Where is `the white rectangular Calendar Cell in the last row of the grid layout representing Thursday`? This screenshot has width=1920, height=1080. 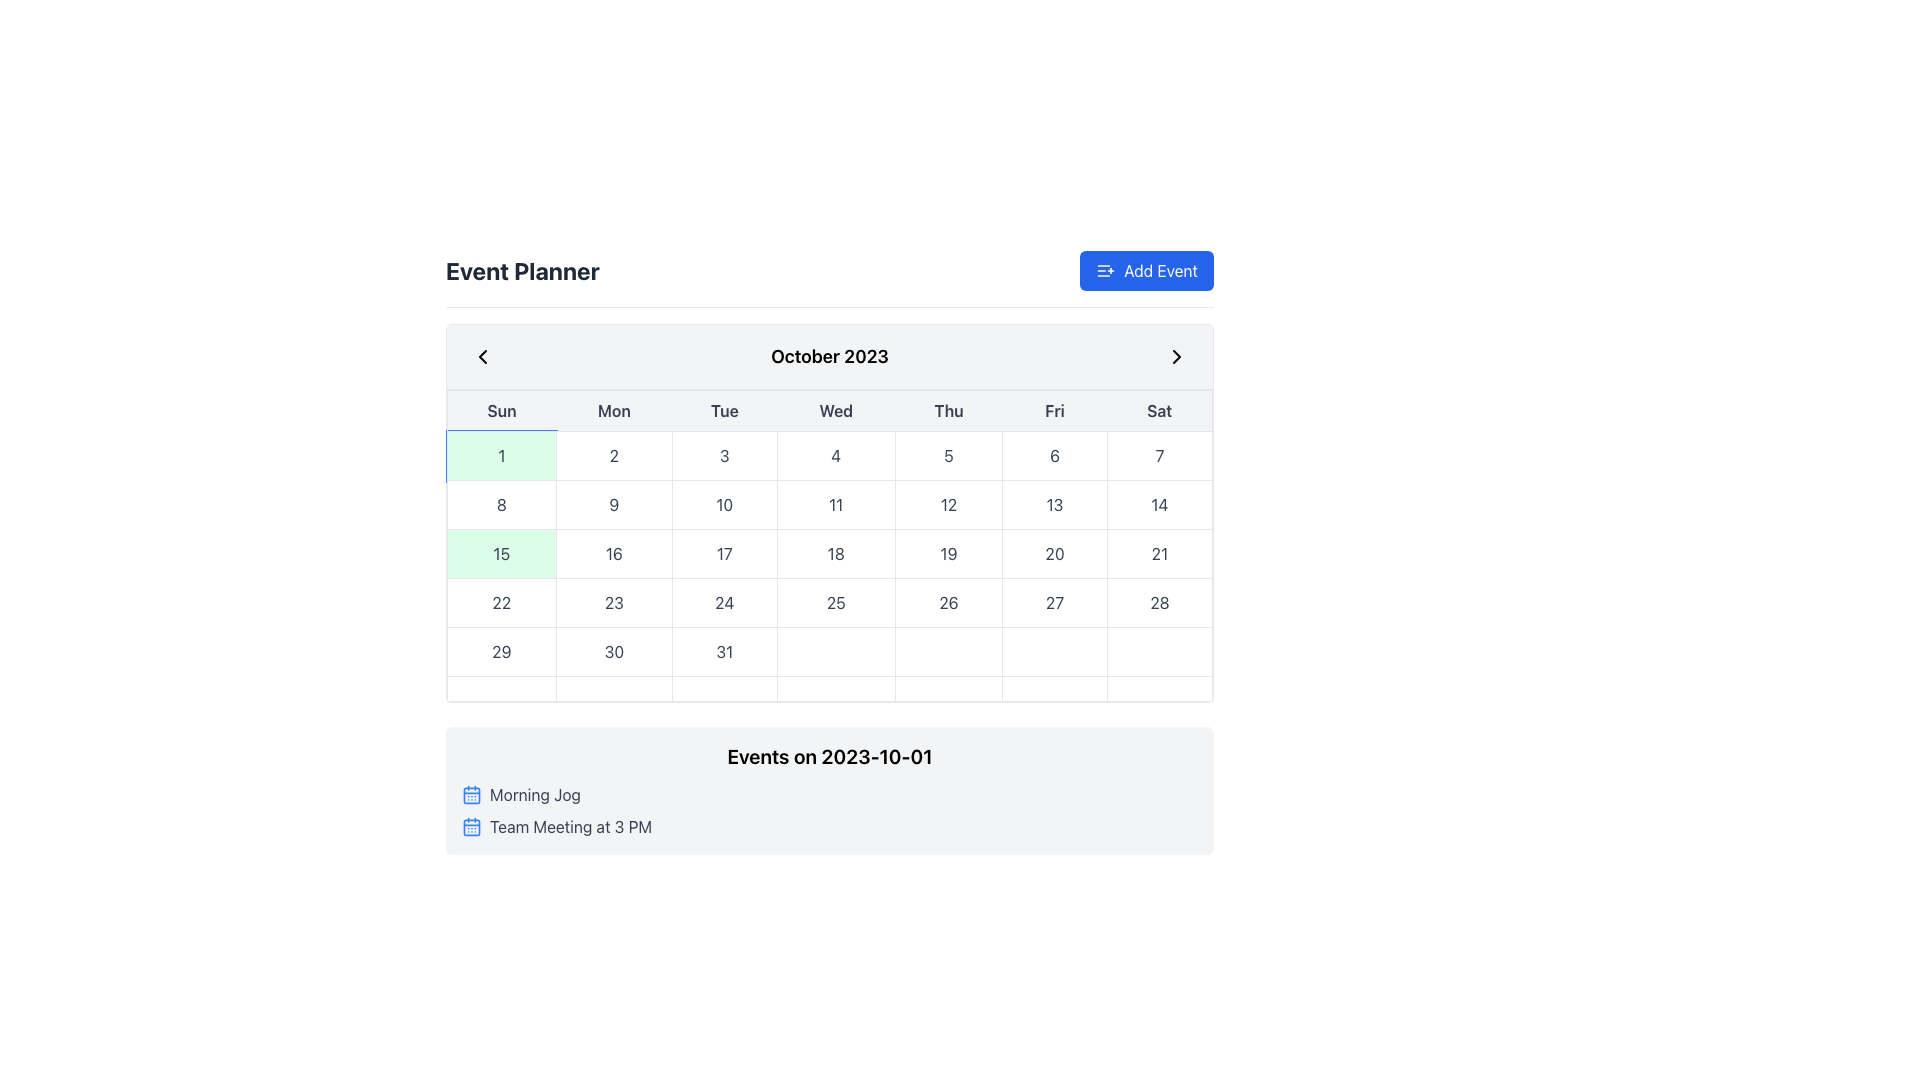
the white rectangular Calendar Cell in the last row of the grid layout representing Thursday is located at coordinates (948, 651).